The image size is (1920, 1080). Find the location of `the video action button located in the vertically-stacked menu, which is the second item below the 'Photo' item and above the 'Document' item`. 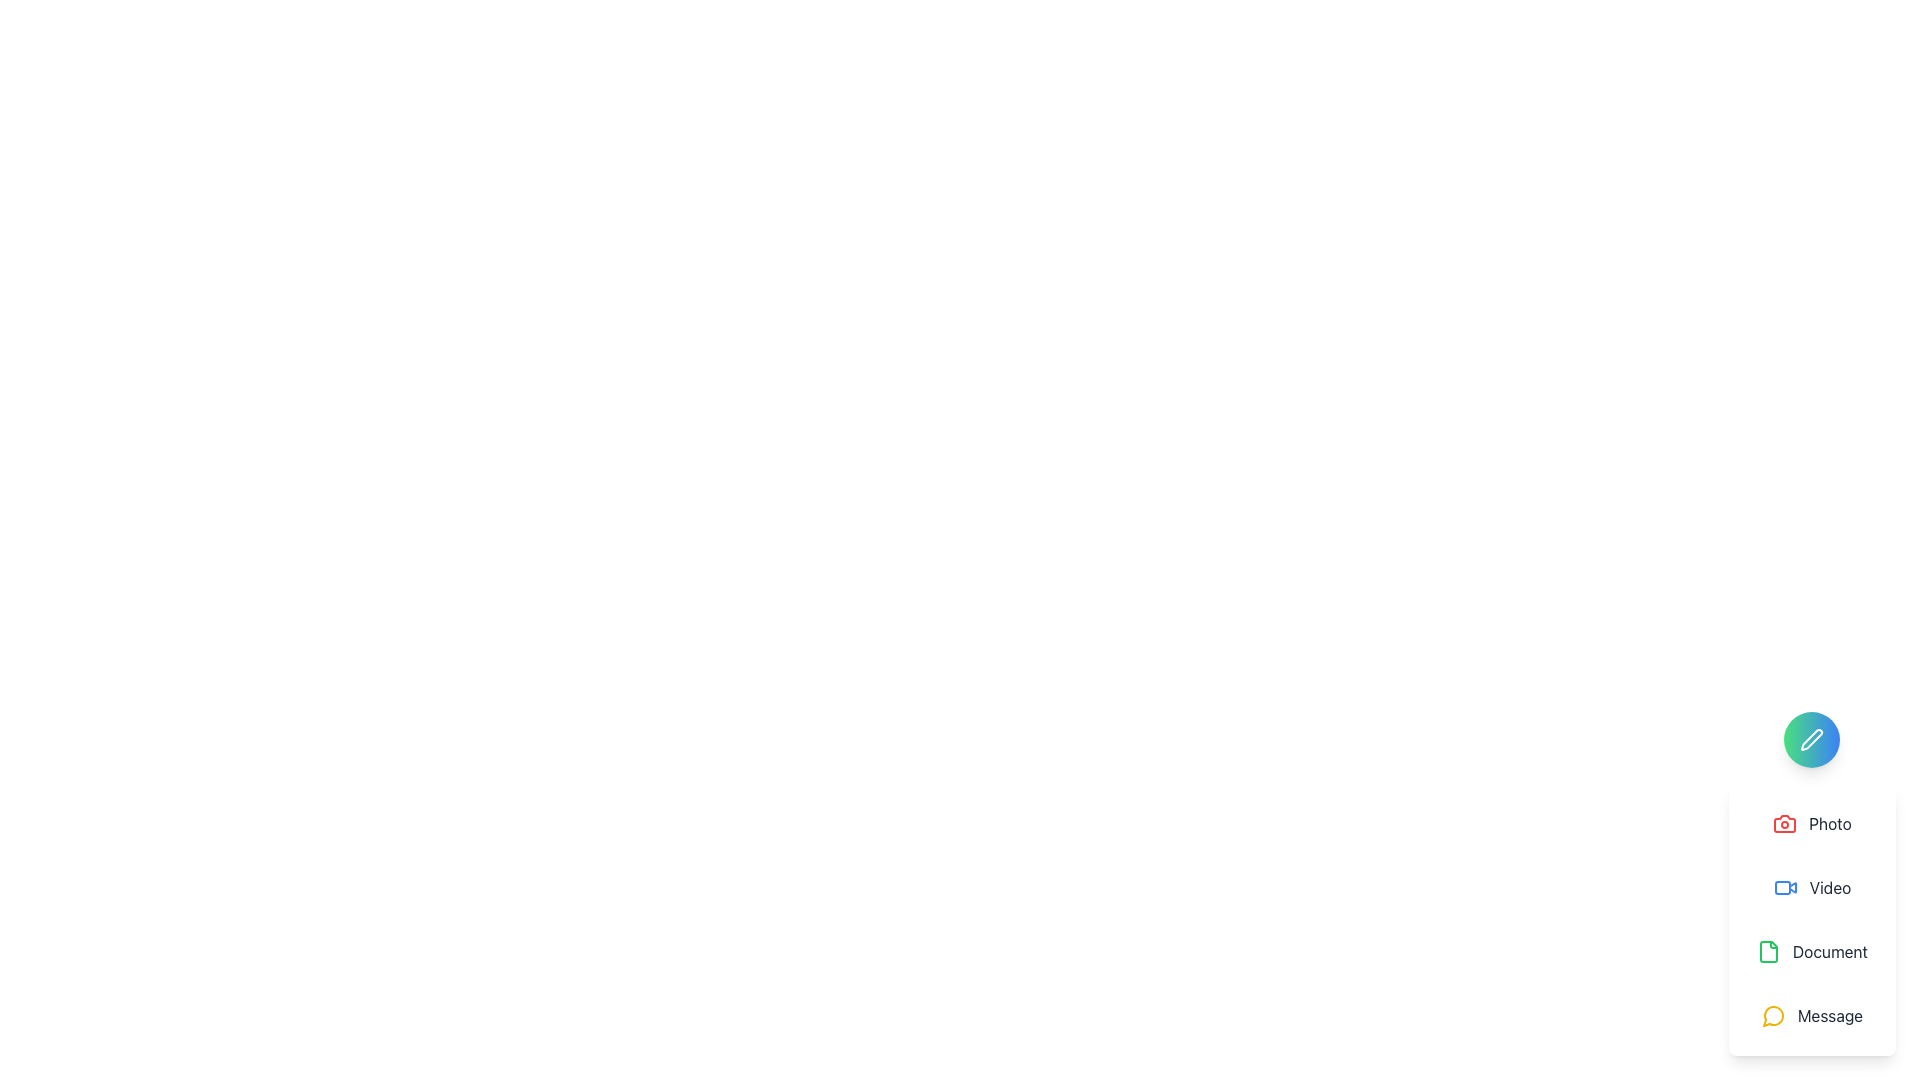

the video action button located in the vertically-stacked menu, which is the second item below the 'Photo' item and above the 'Document' item is located at coordinates (1812, 886).